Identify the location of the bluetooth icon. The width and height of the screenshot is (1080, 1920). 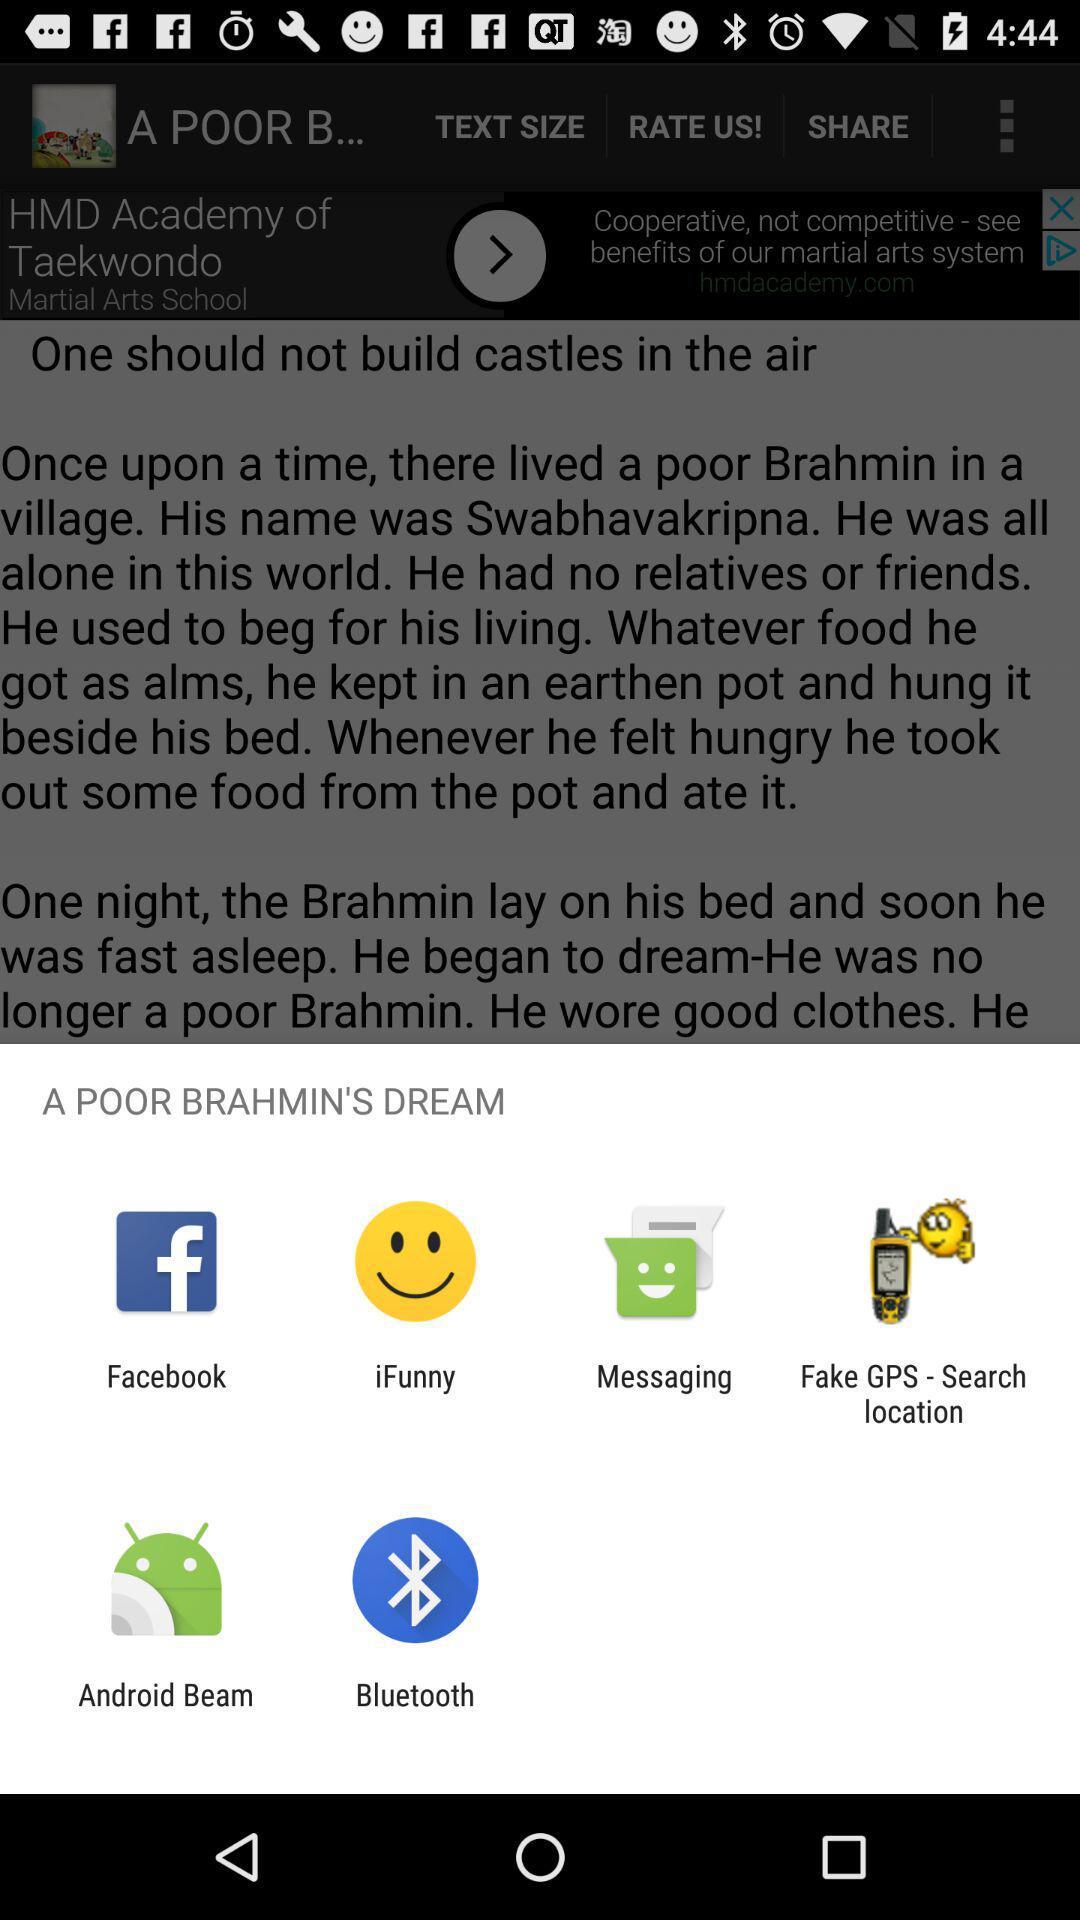
(414, 1711).